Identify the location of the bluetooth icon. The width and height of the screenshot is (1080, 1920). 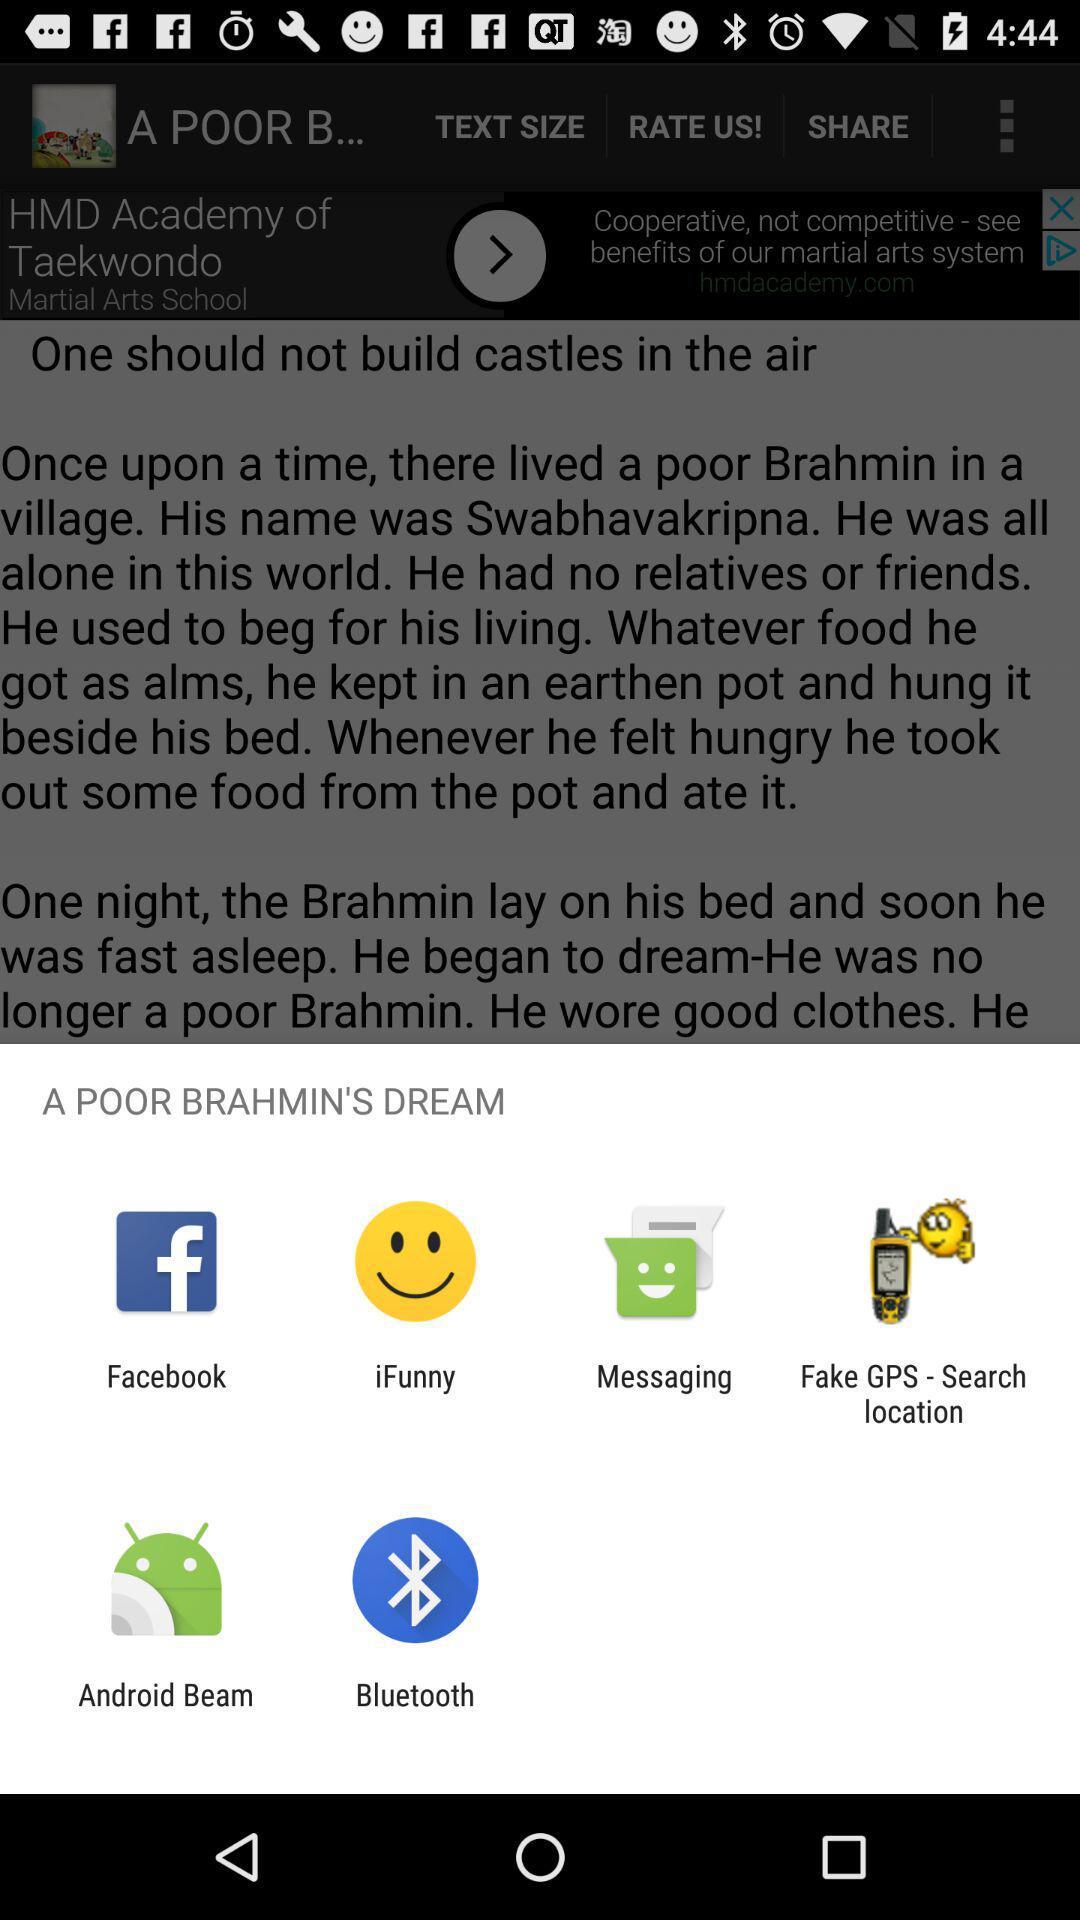
(414, 1711).